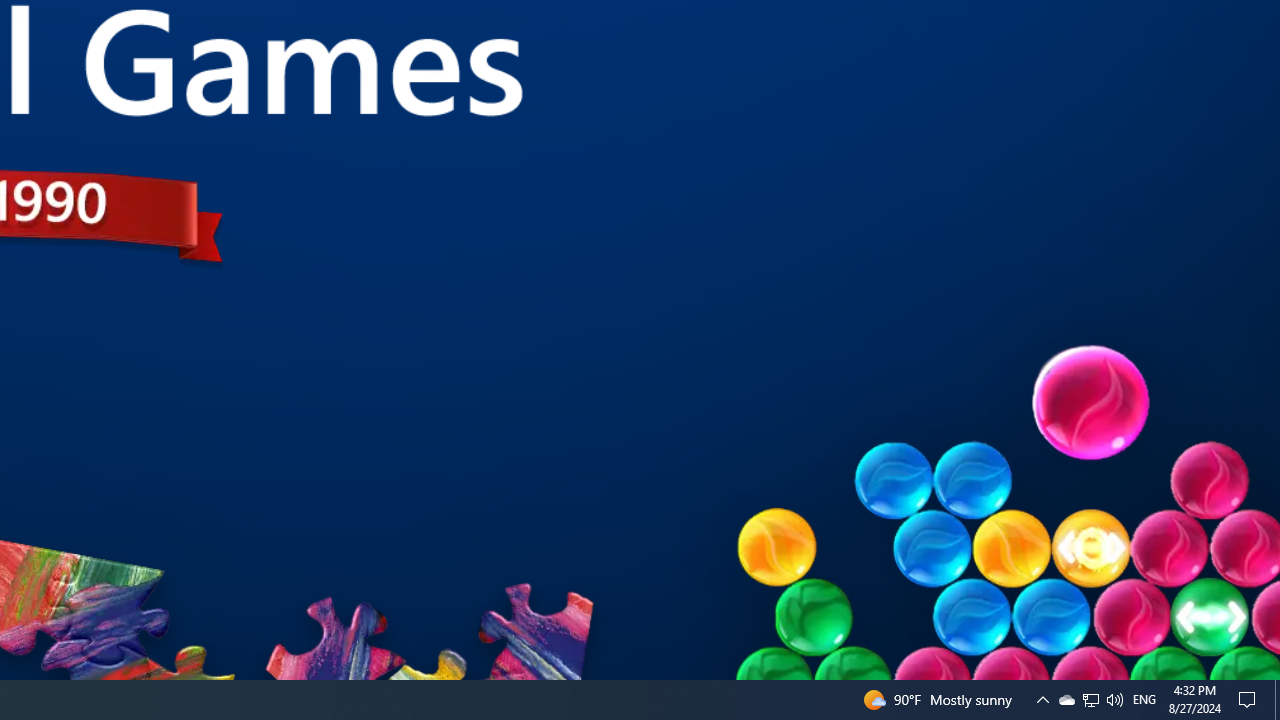  What do you see at coordinates (1113, 698) in the screenshot?
I see `'Q2790: 100%'` at bounding box center [1113, 698].